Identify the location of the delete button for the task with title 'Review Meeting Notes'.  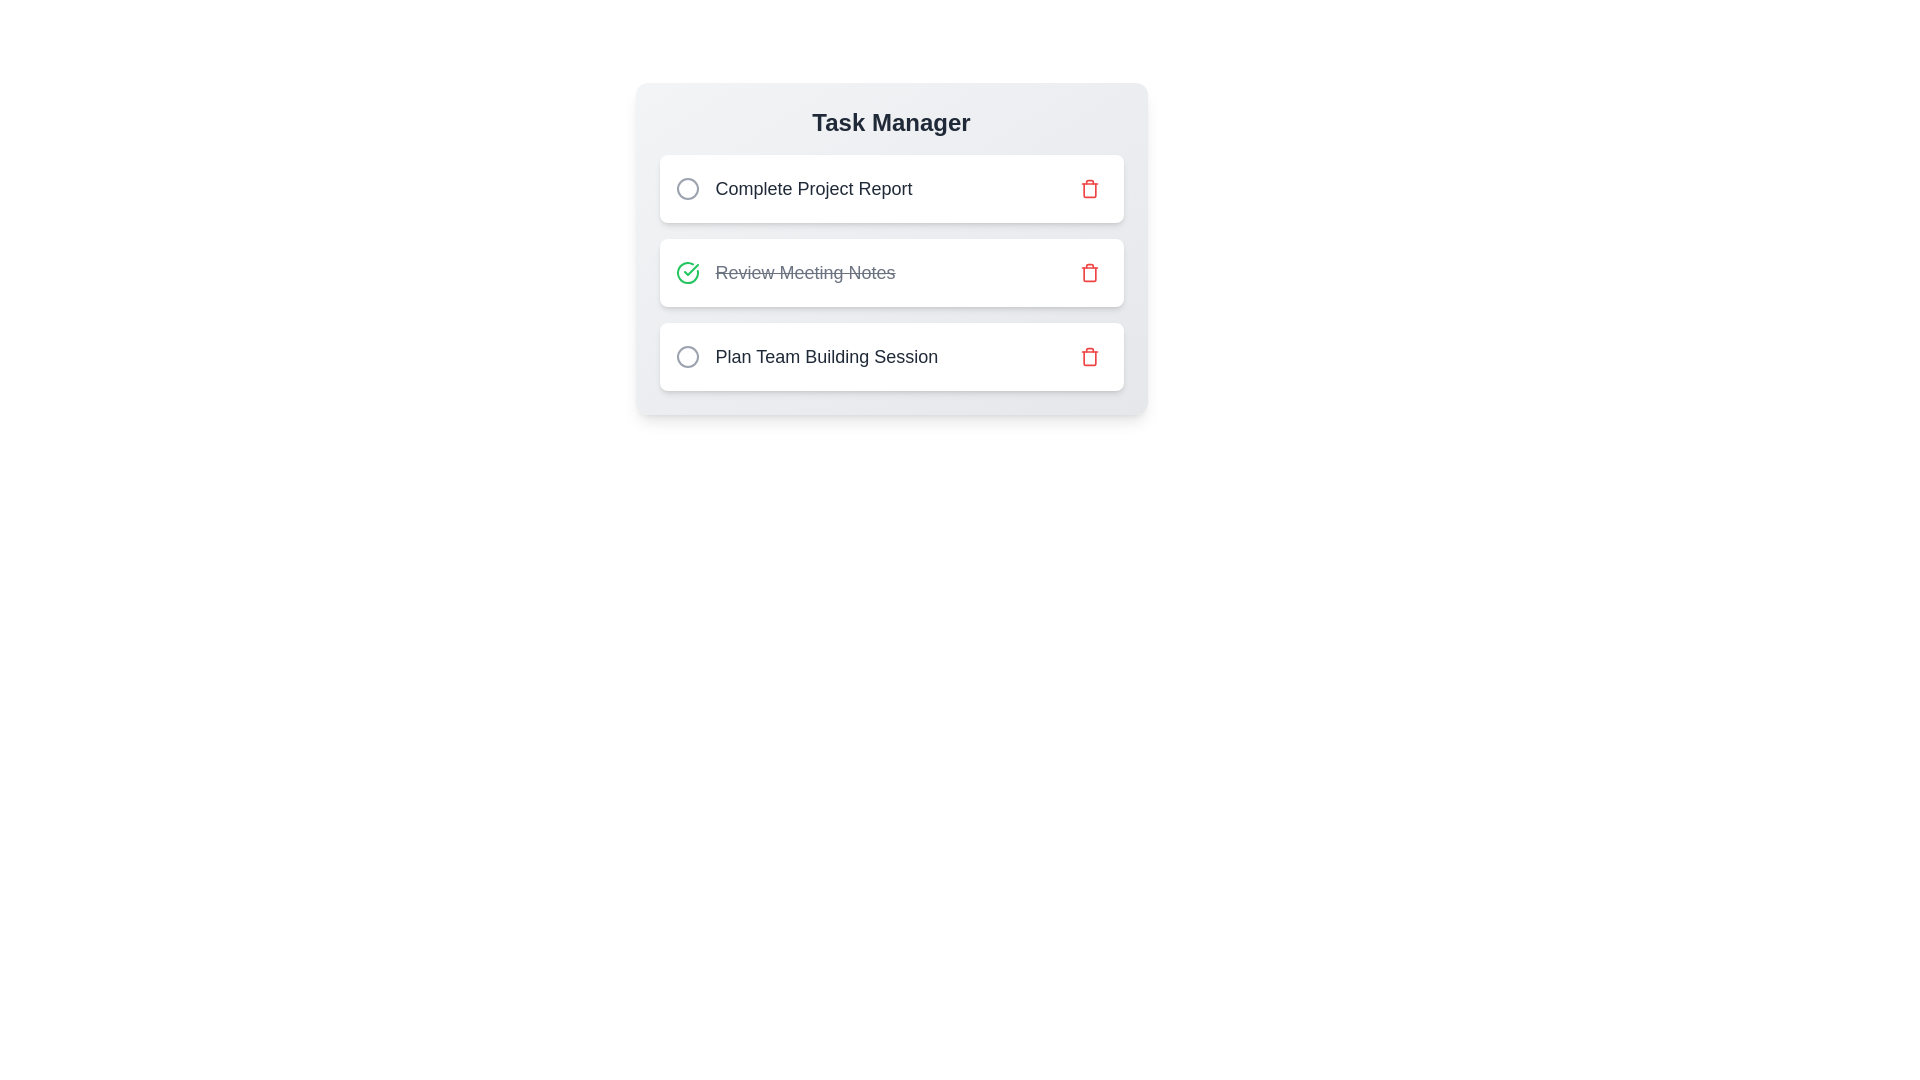
(1088, 273).